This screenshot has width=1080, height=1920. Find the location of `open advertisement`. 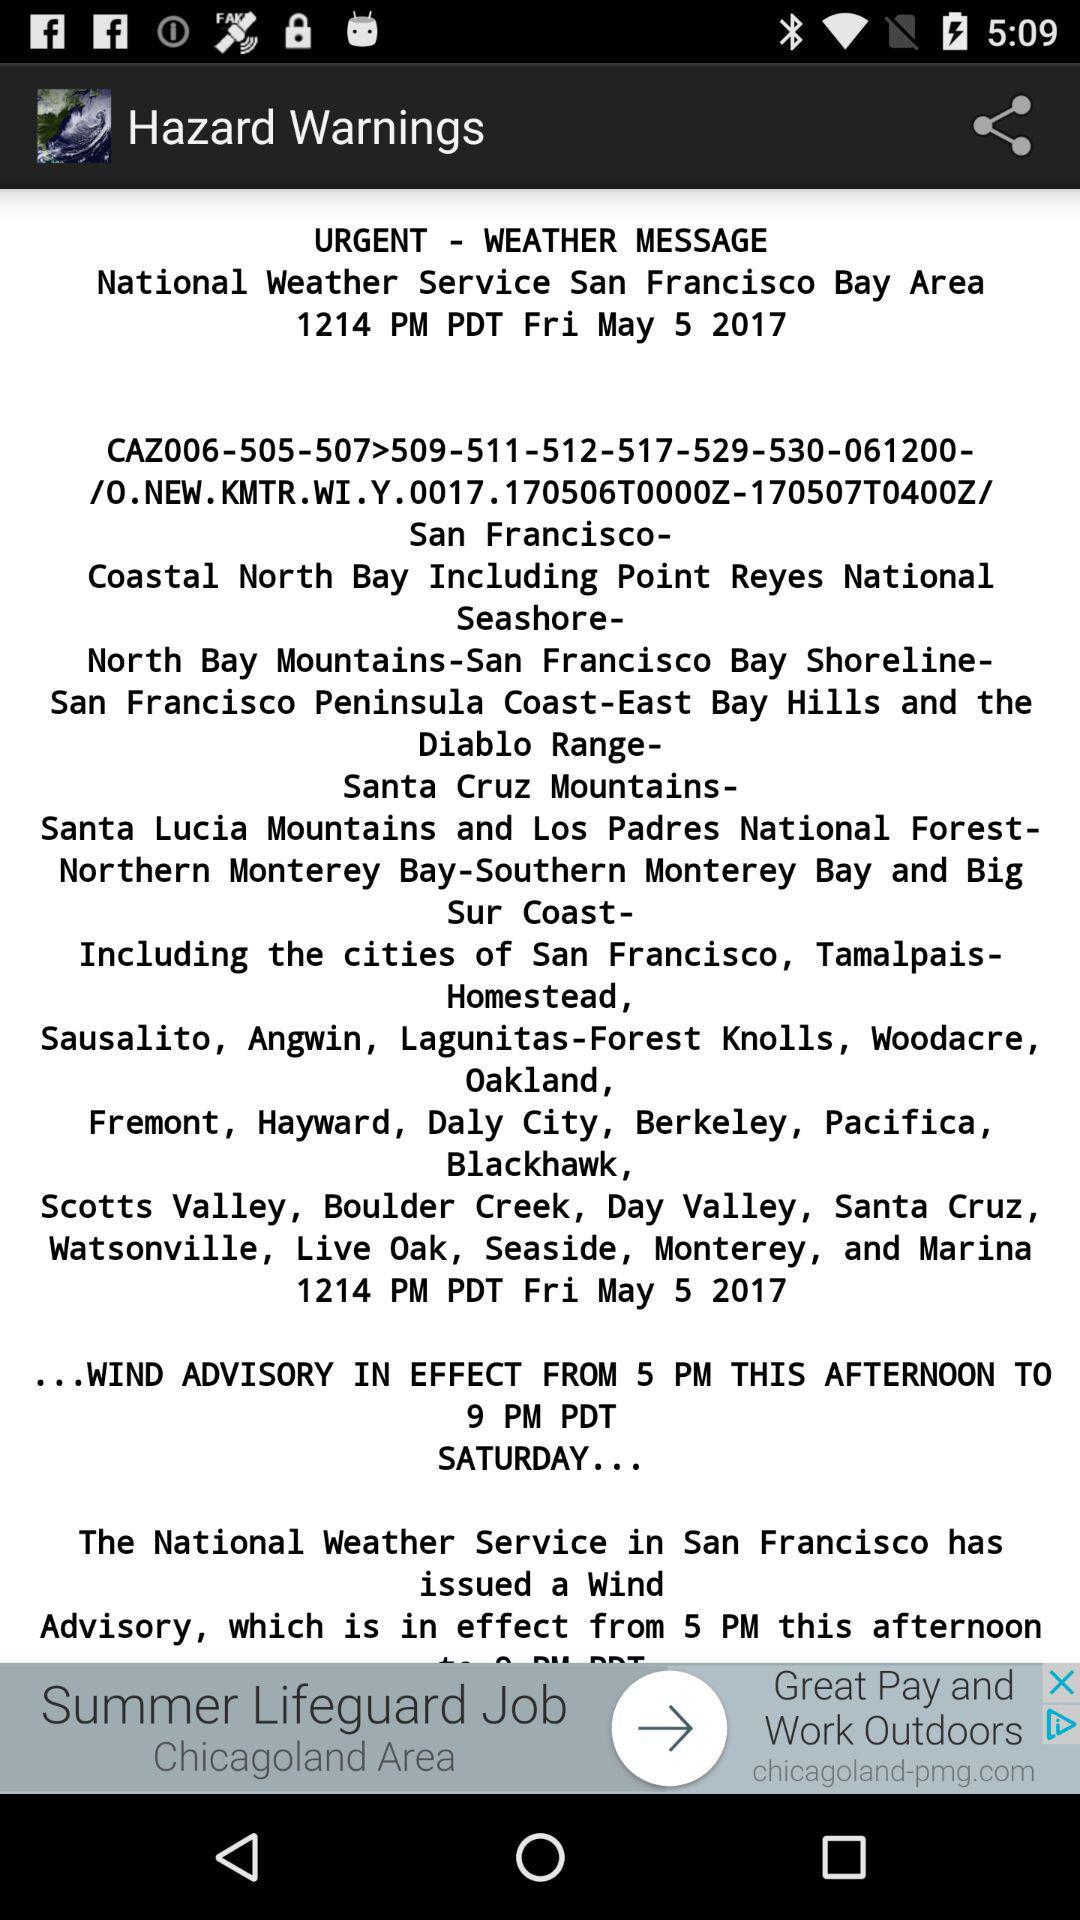

open advertisement is located at coordinates (540, 1727).